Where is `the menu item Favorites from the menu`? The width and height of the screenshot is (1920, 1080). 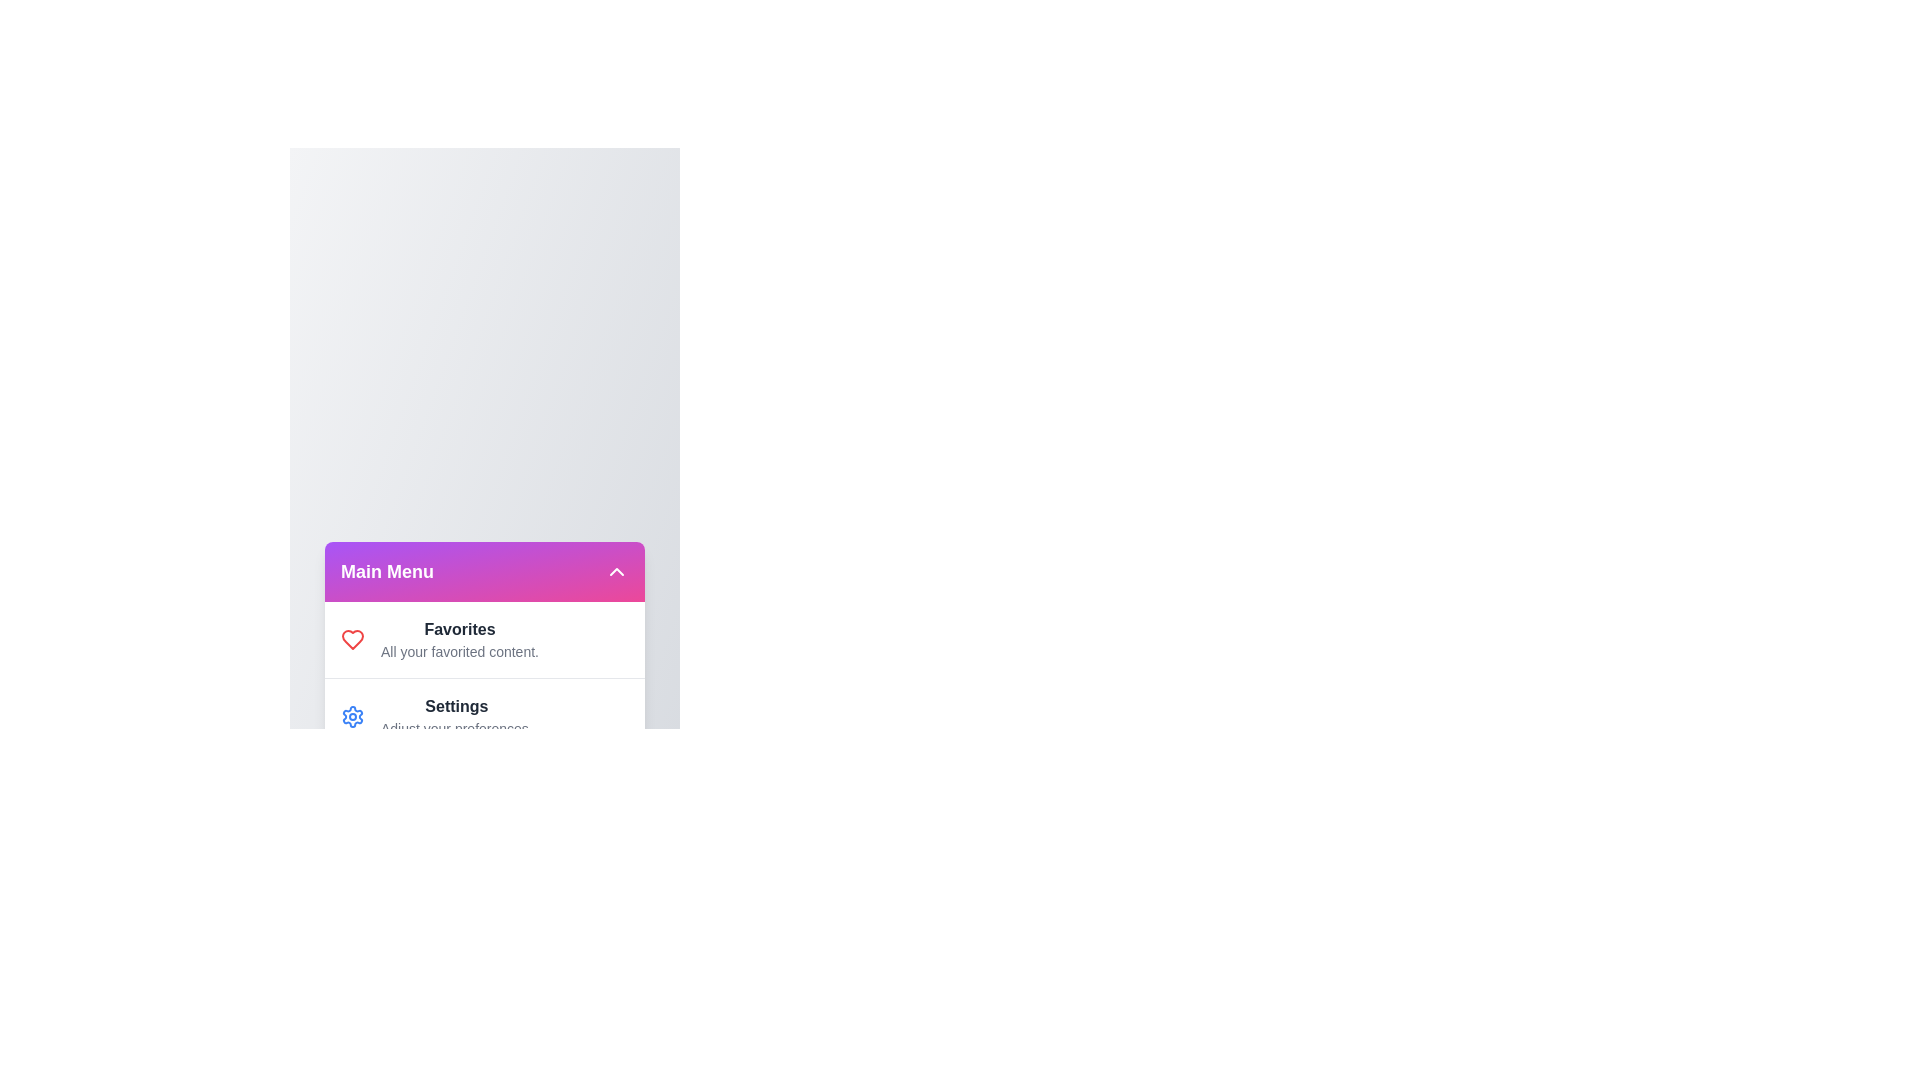
the menu item Favorites from the menu is located at coordinates (353, 639).